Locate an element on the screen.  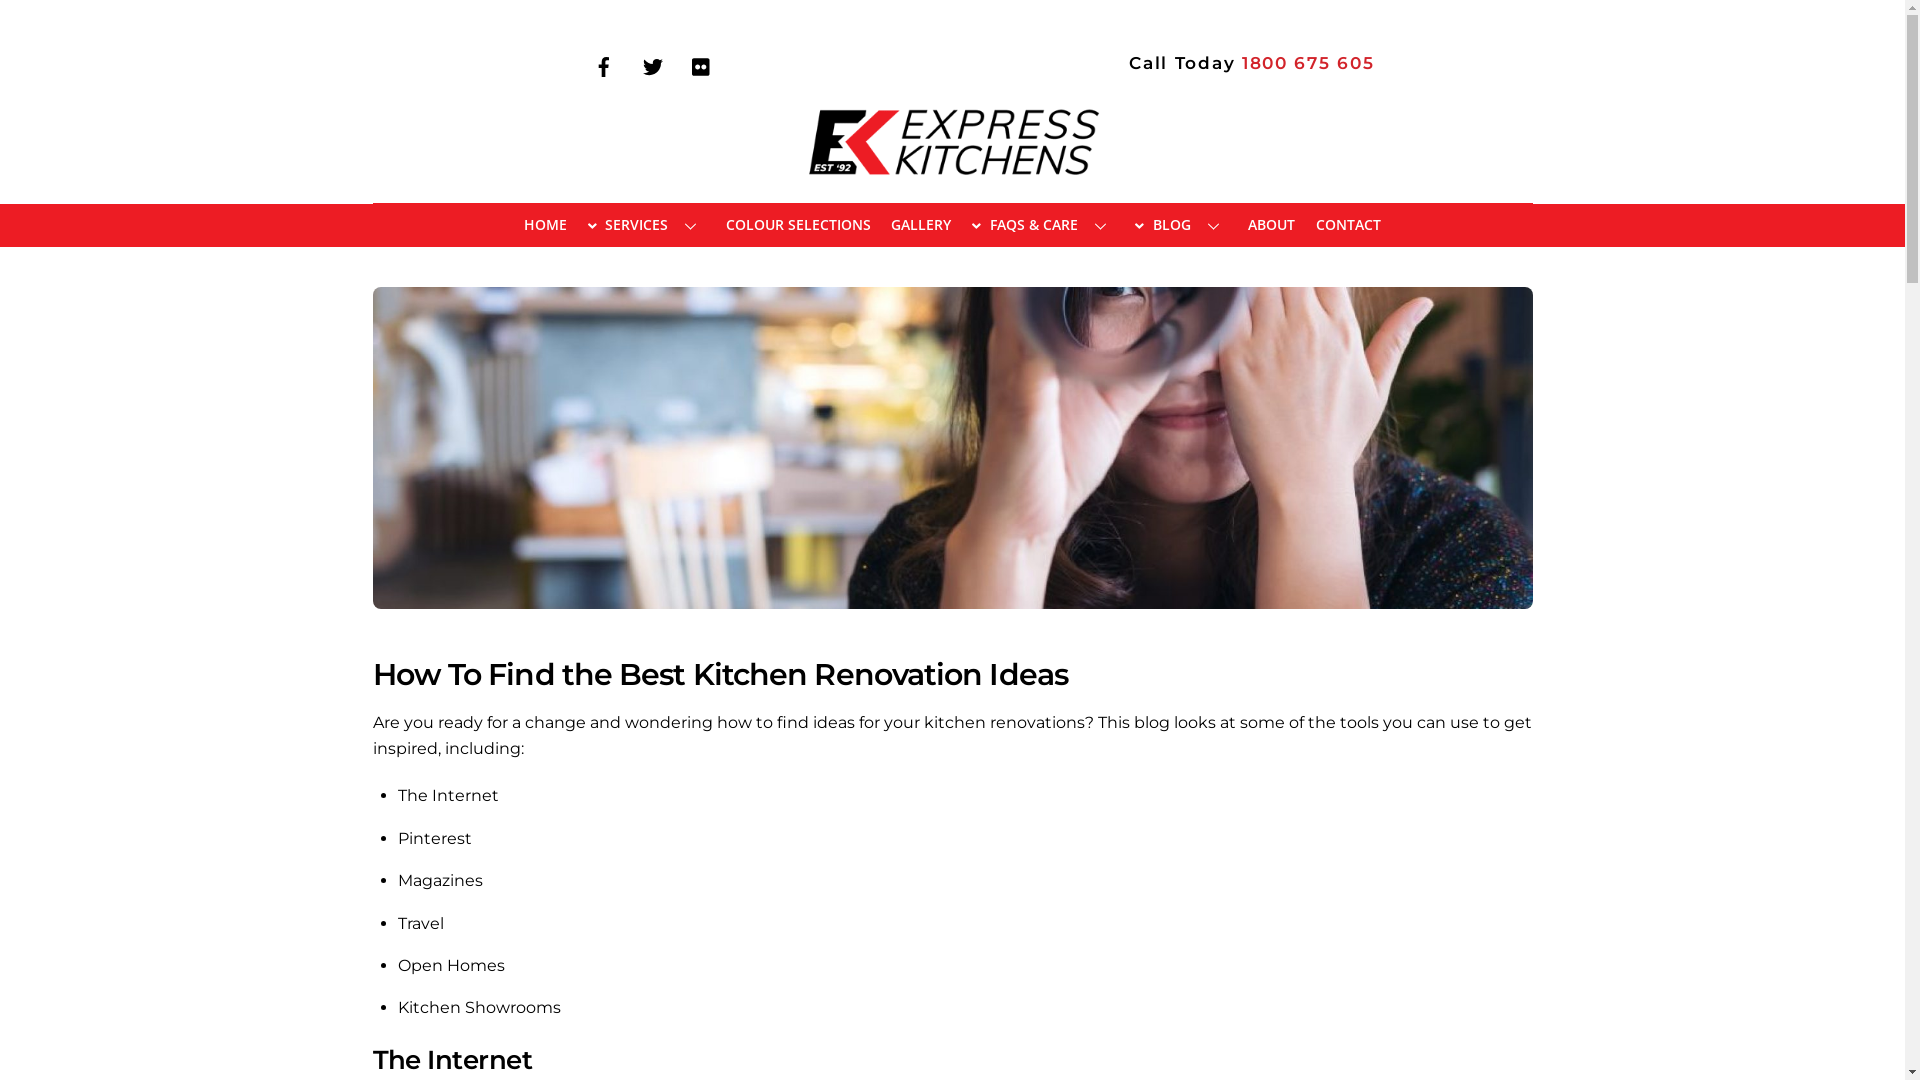
'HOME' is located at coordinates (545, 224).